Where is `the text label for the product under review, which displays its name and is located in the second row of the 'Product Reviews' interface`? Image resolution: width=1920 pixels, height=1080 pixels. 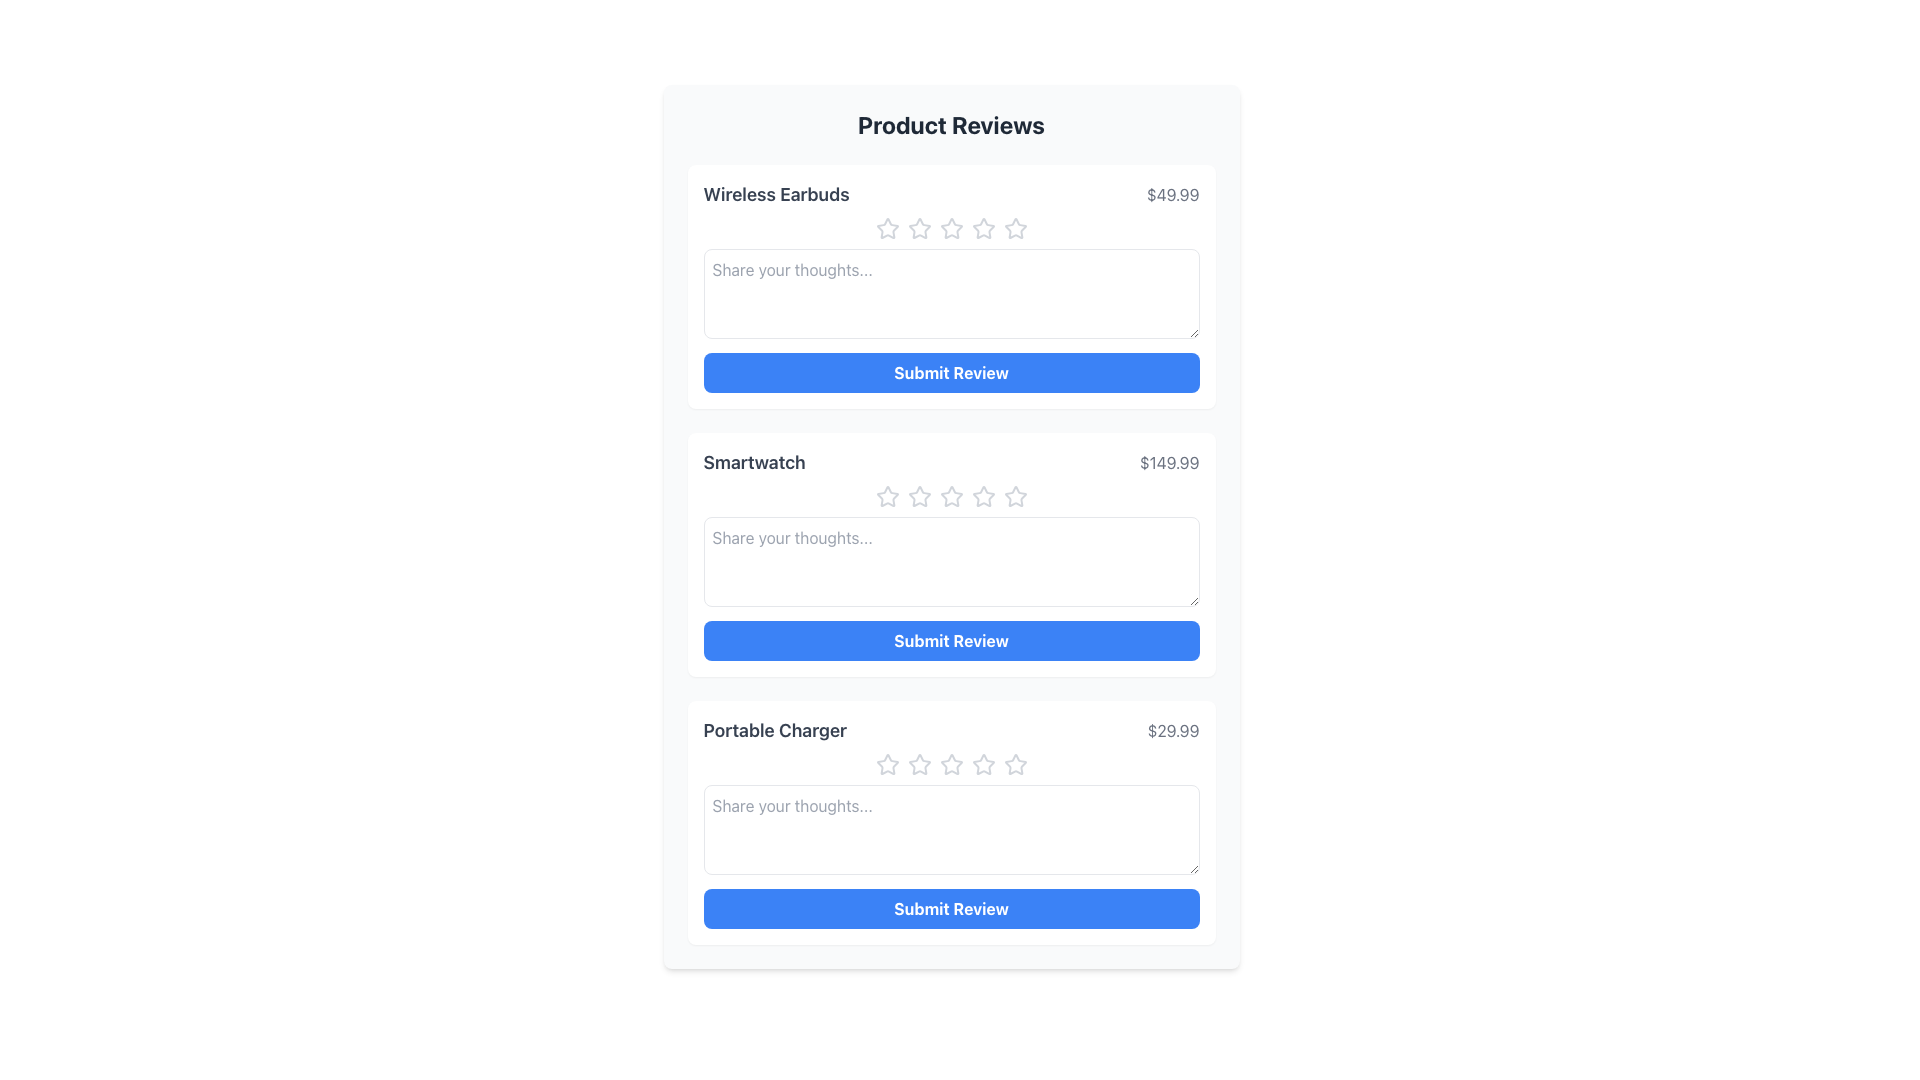 the text label for the product under review, which displays its name and is located in the second row of the 'Product Reviews' interface is located at coordinates (753, 462).